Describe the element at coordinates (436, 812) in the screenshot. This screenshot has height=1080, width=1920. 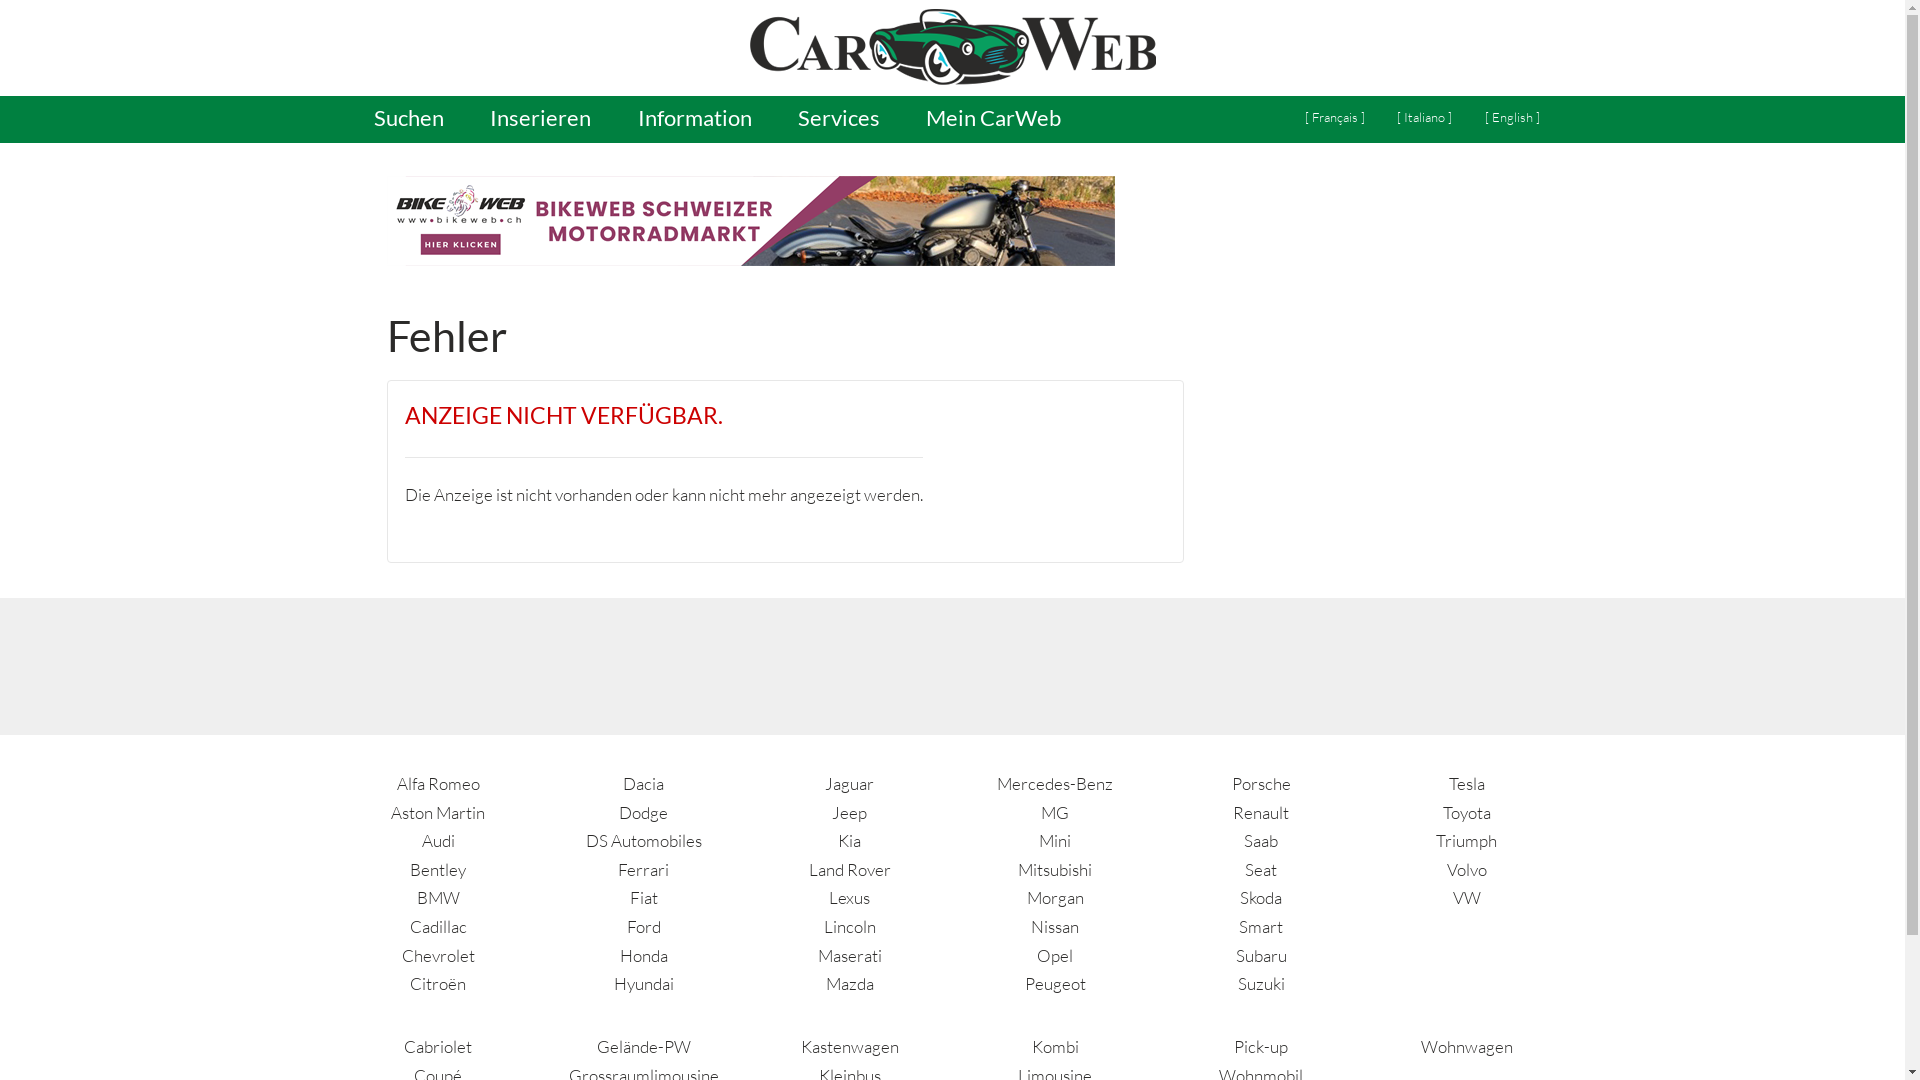
I see `'Aston Martin'` at that location.